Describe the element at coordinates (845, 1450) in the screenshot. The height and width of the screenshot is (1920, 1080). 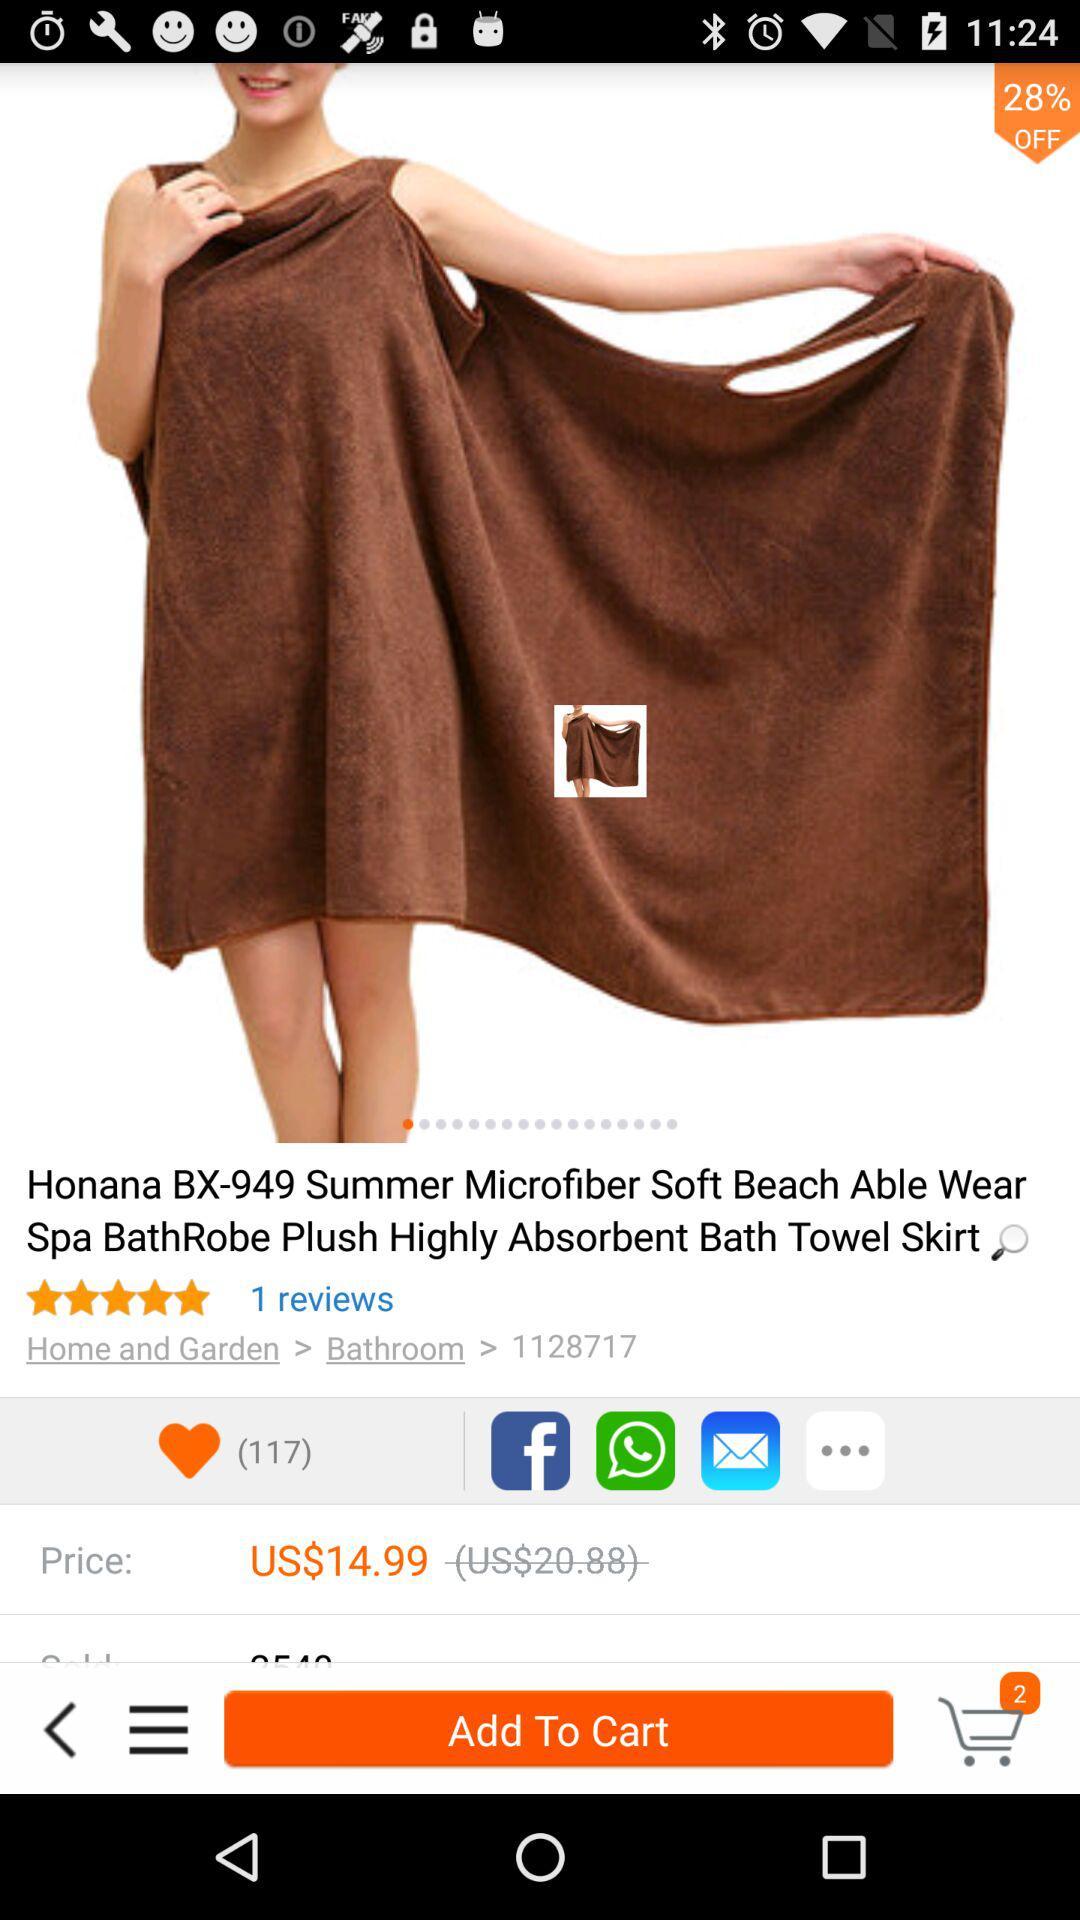
I see `other options for communication or sharing` at that location.